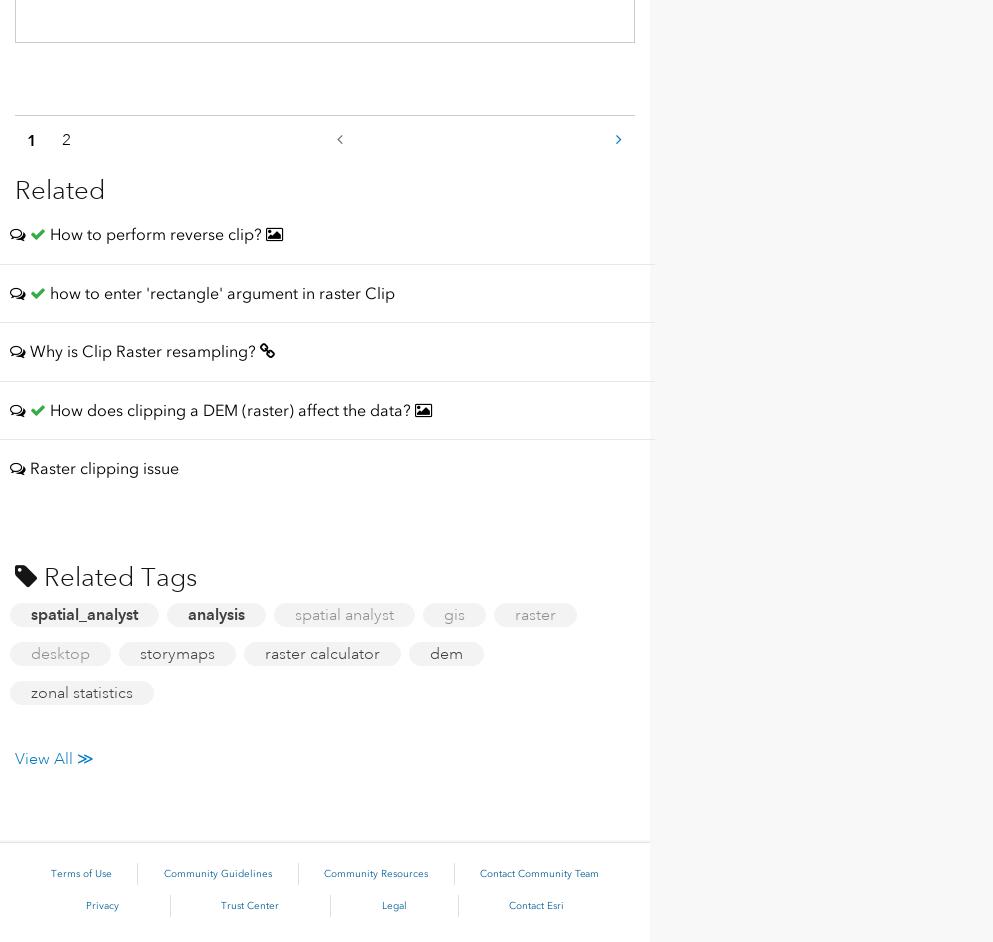  Describe the element at coordinates (156, 234) in the screenshot. I see `'How to perform reverse clip?'` at that location.